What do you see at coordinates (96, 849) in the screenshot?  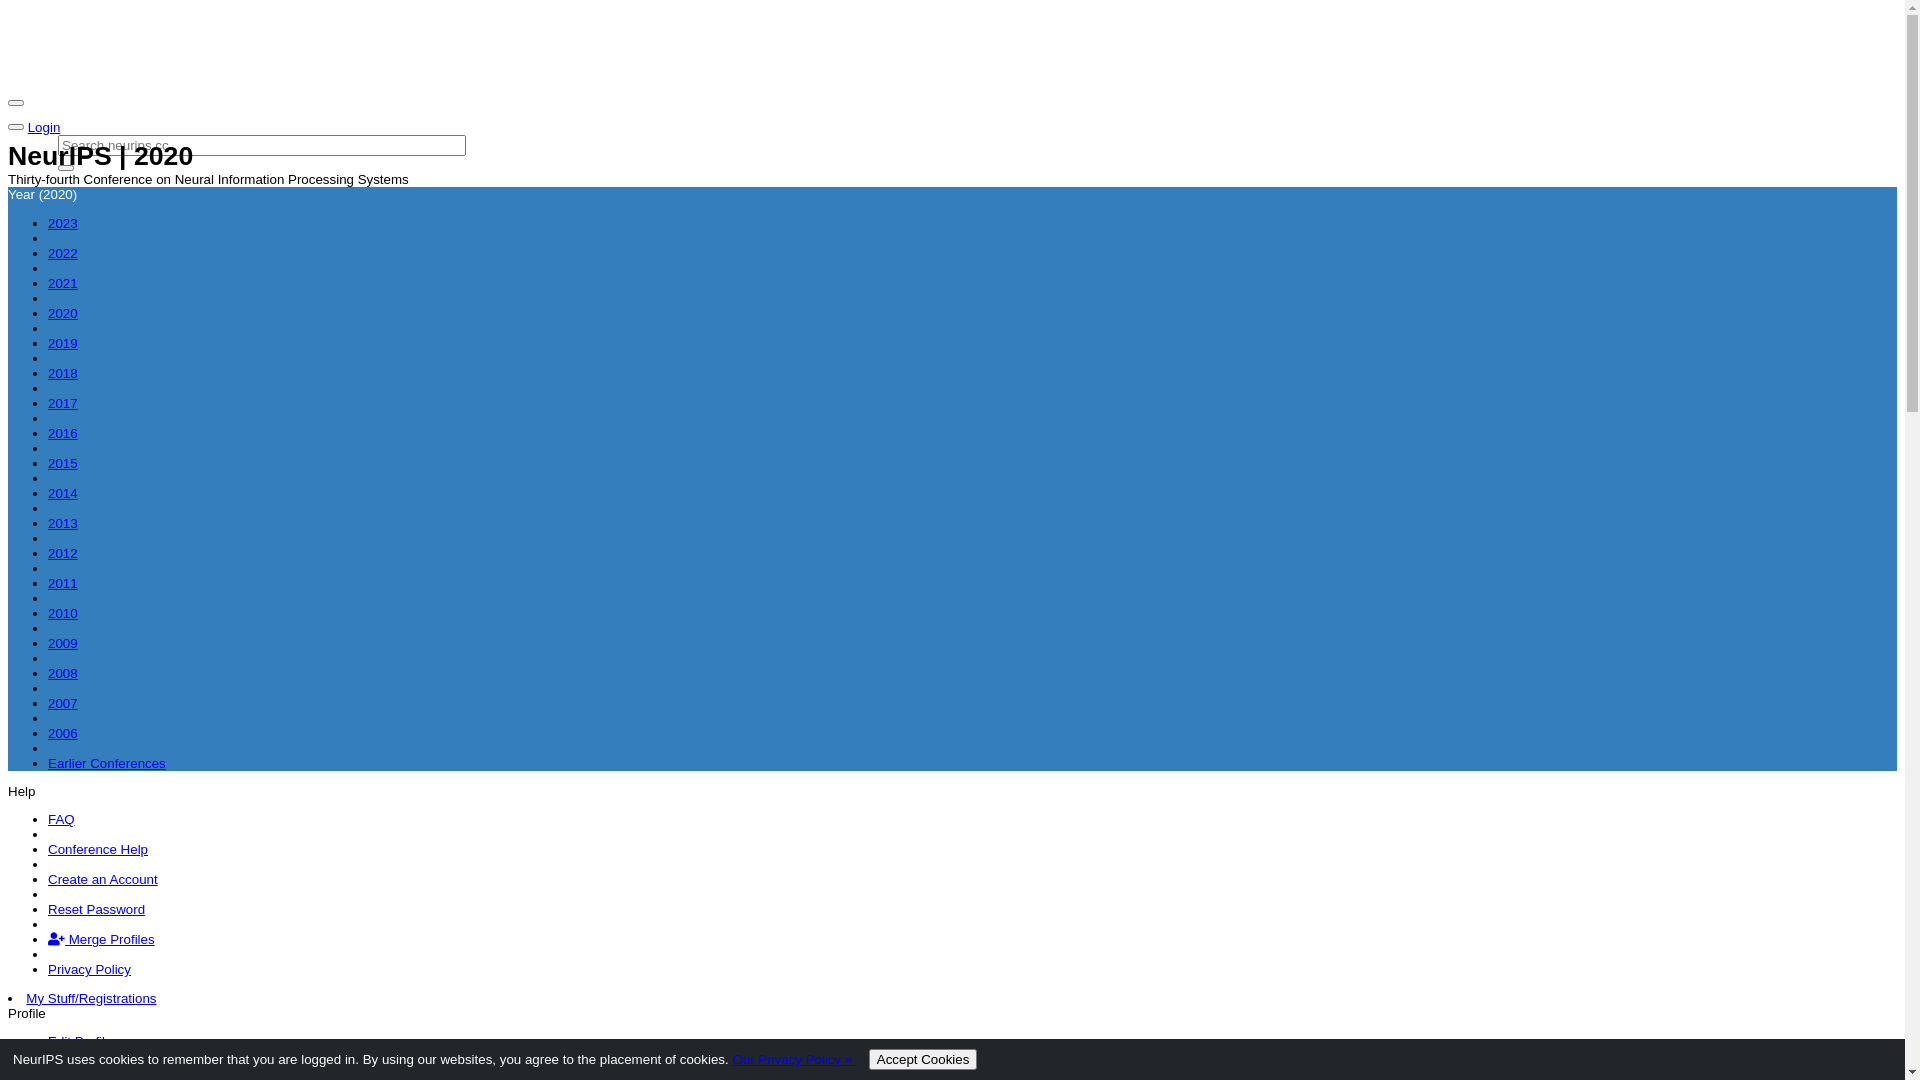 I see `'Conference Help'` at bounding box center [96, 849].